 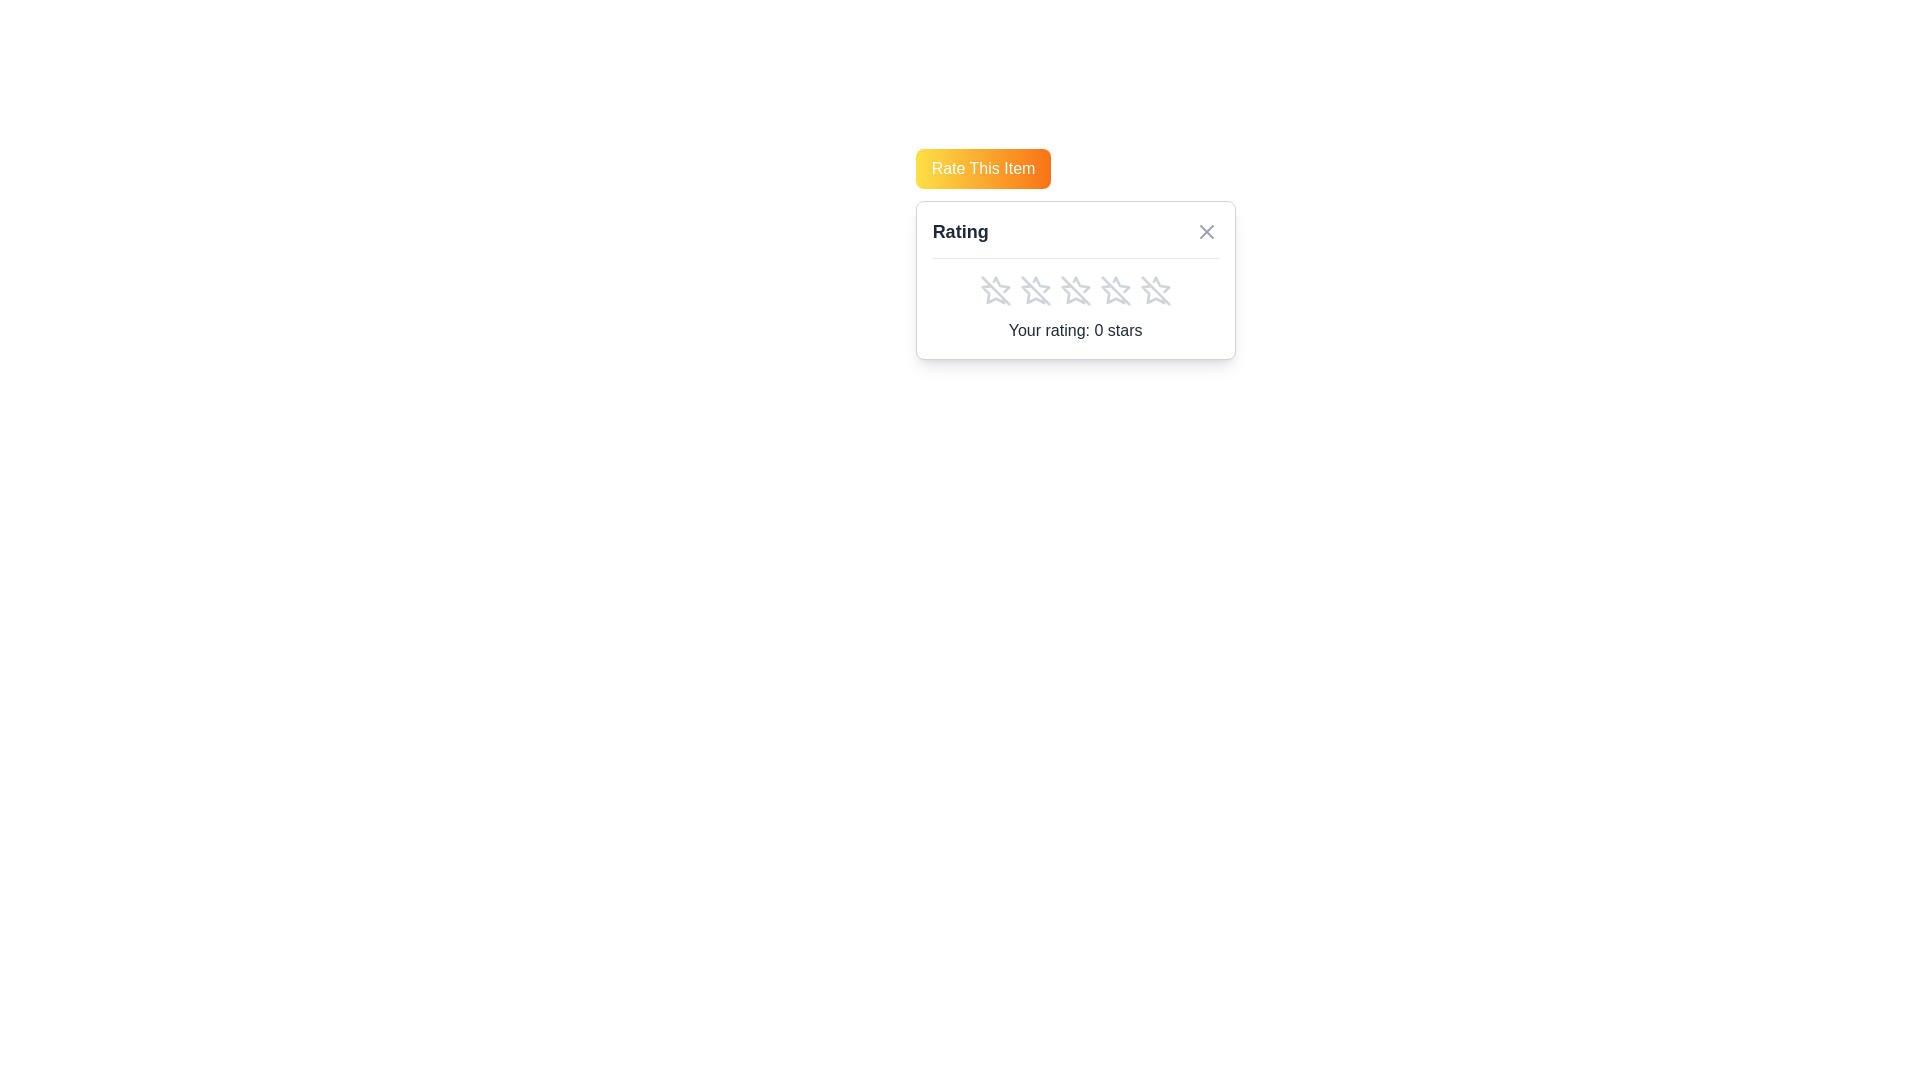 What do you see at coordinates (1205, 230) in the screenshot?
I see `the small gray X-shaped icon button located at the top-right corner of the 'Rating' panel` at bounding box center [1205, 230].